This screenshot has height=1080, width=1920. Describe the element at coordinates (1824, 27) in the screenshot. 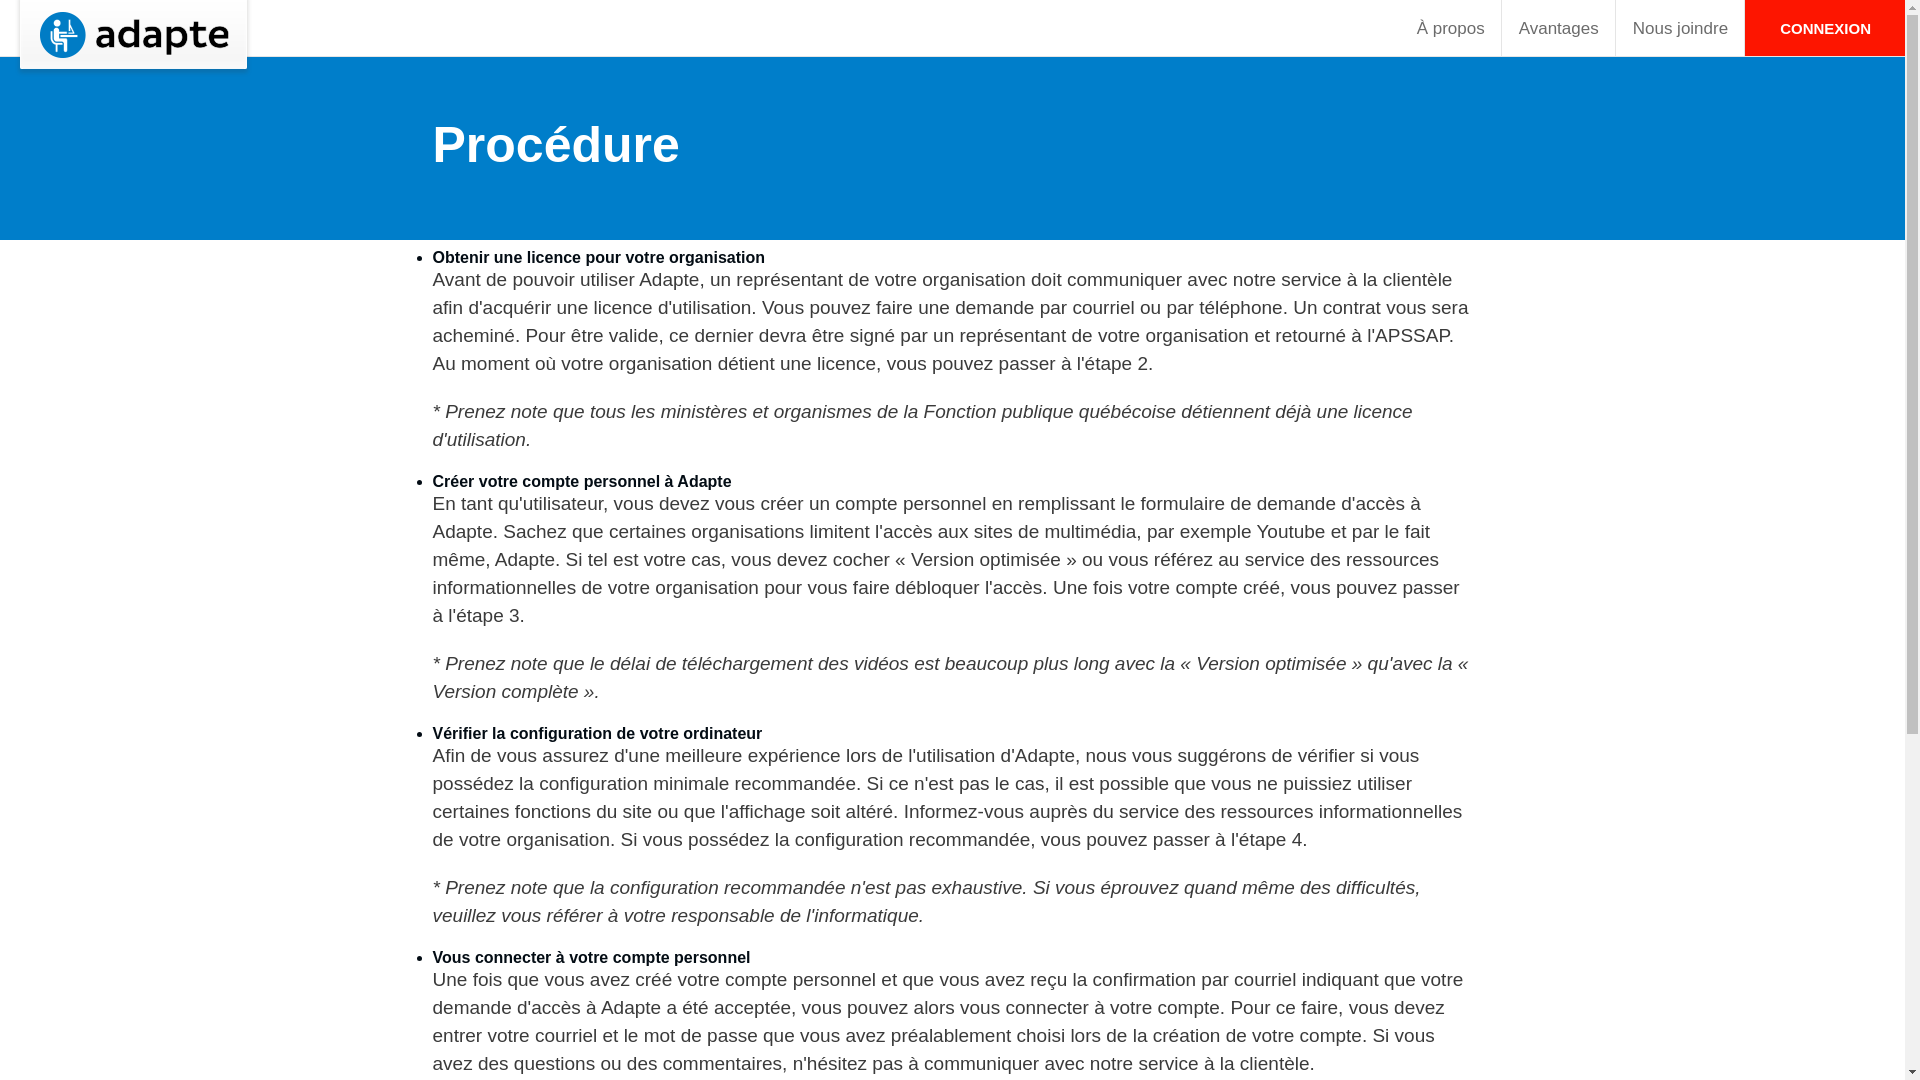

I see `'CONNEXION'` at that location.